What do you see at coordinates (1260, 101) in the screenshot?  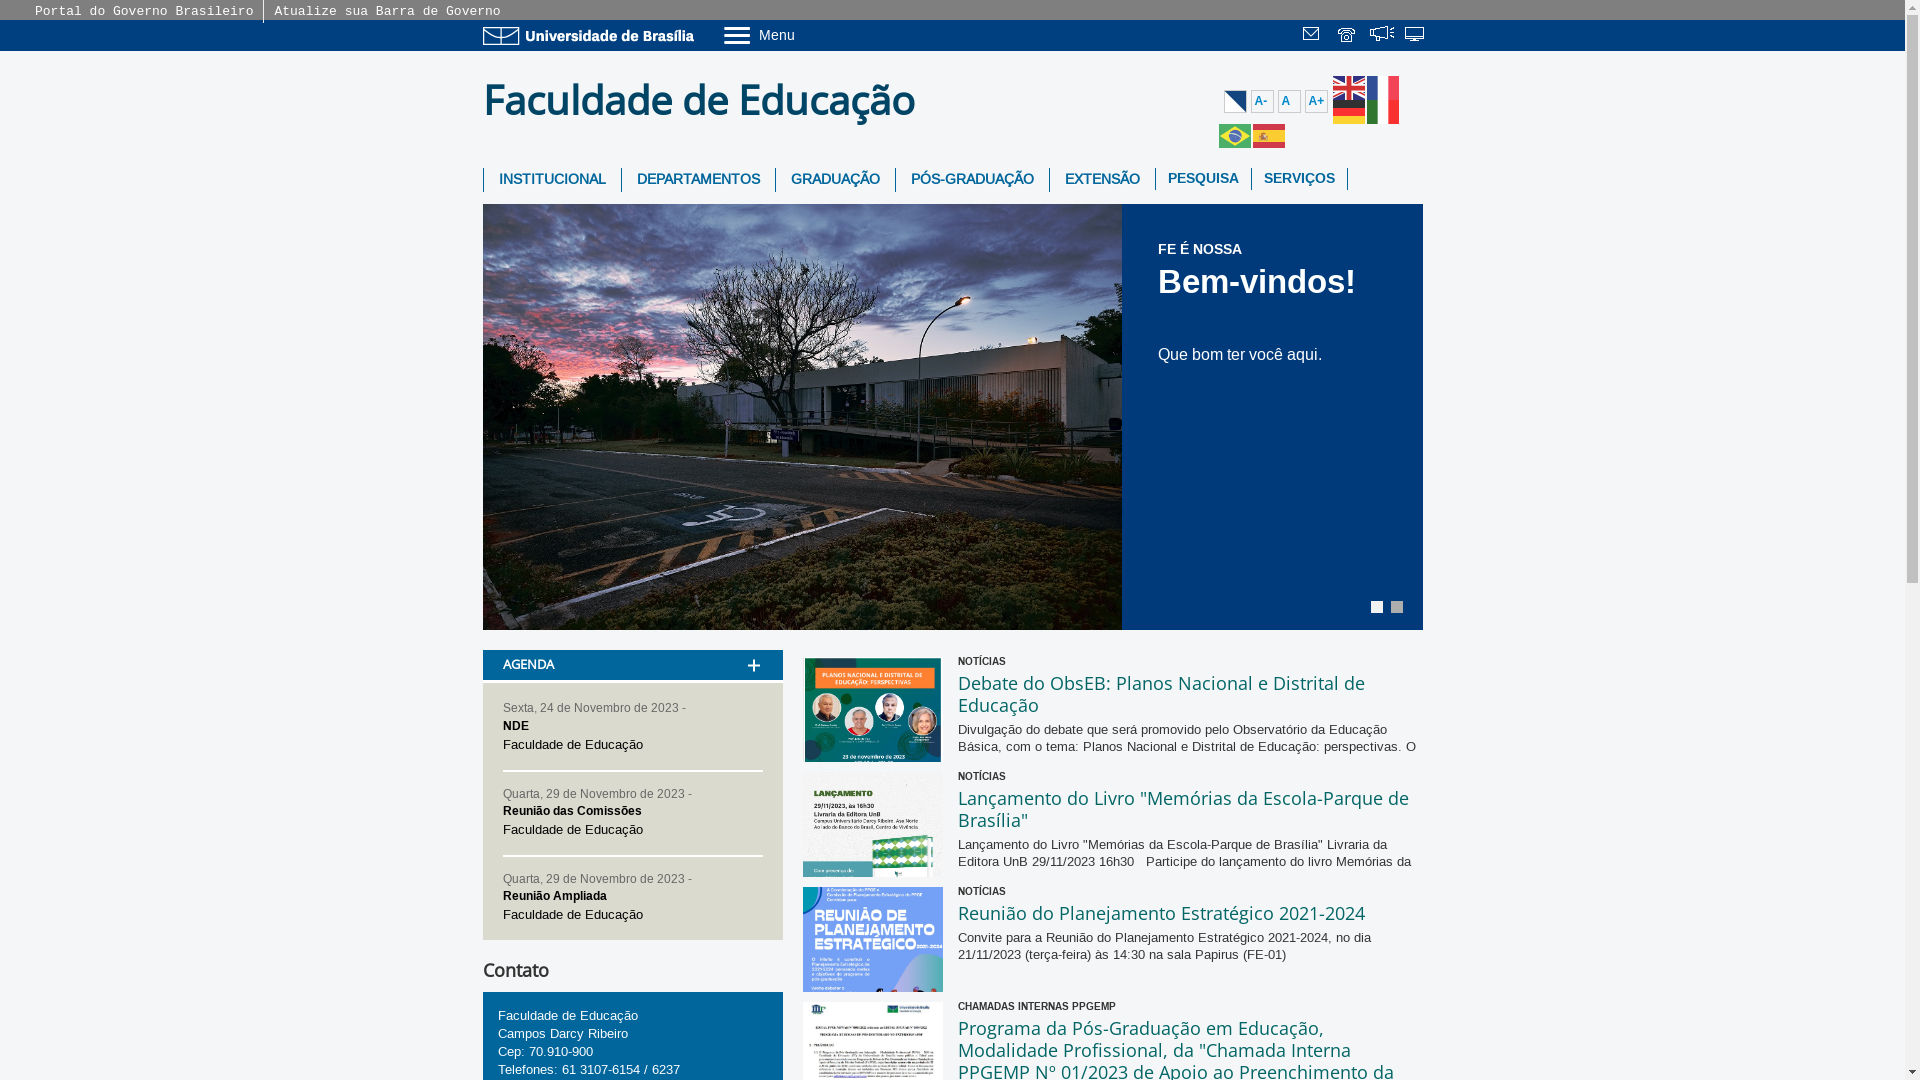 I see `'A-'` at bounding box center [1260, 101].